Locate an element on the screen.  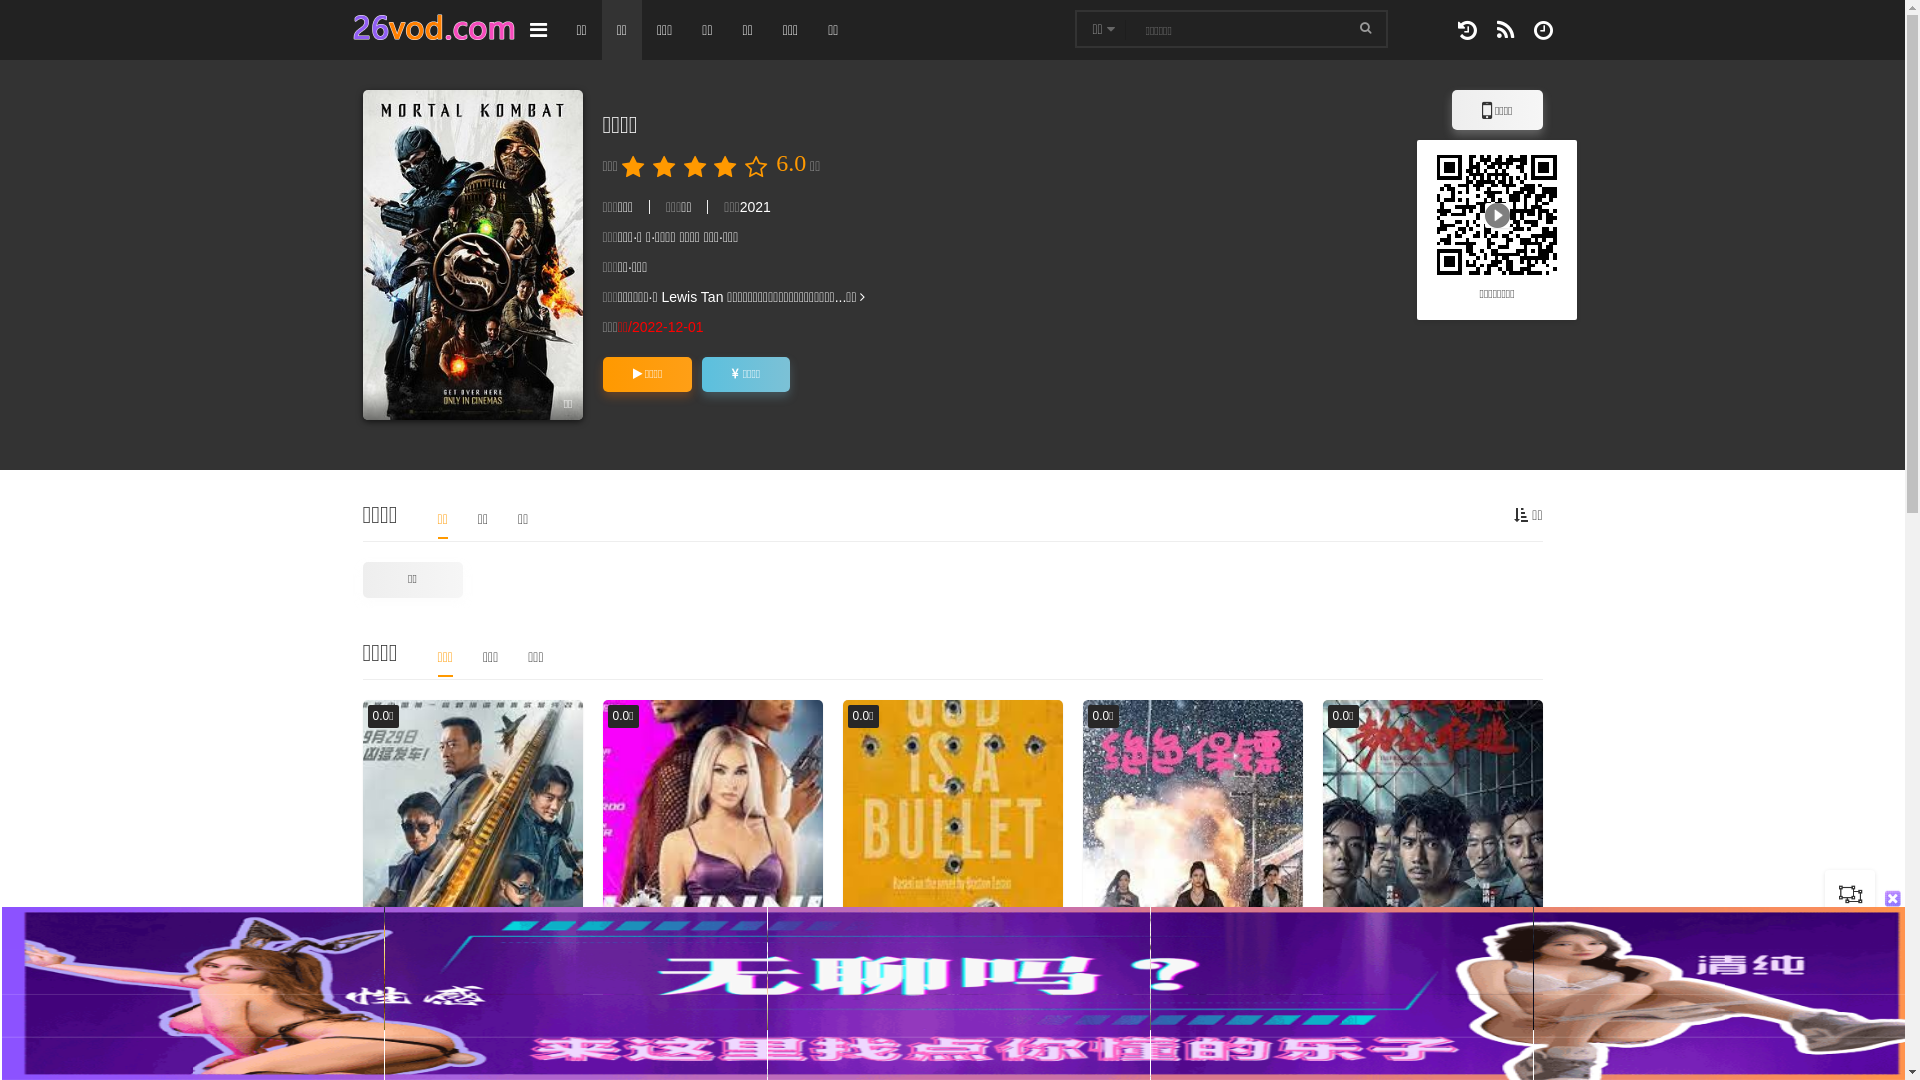
'http://26vod.com/vod/Y44m.html' is located at coordinates (1497, 213).